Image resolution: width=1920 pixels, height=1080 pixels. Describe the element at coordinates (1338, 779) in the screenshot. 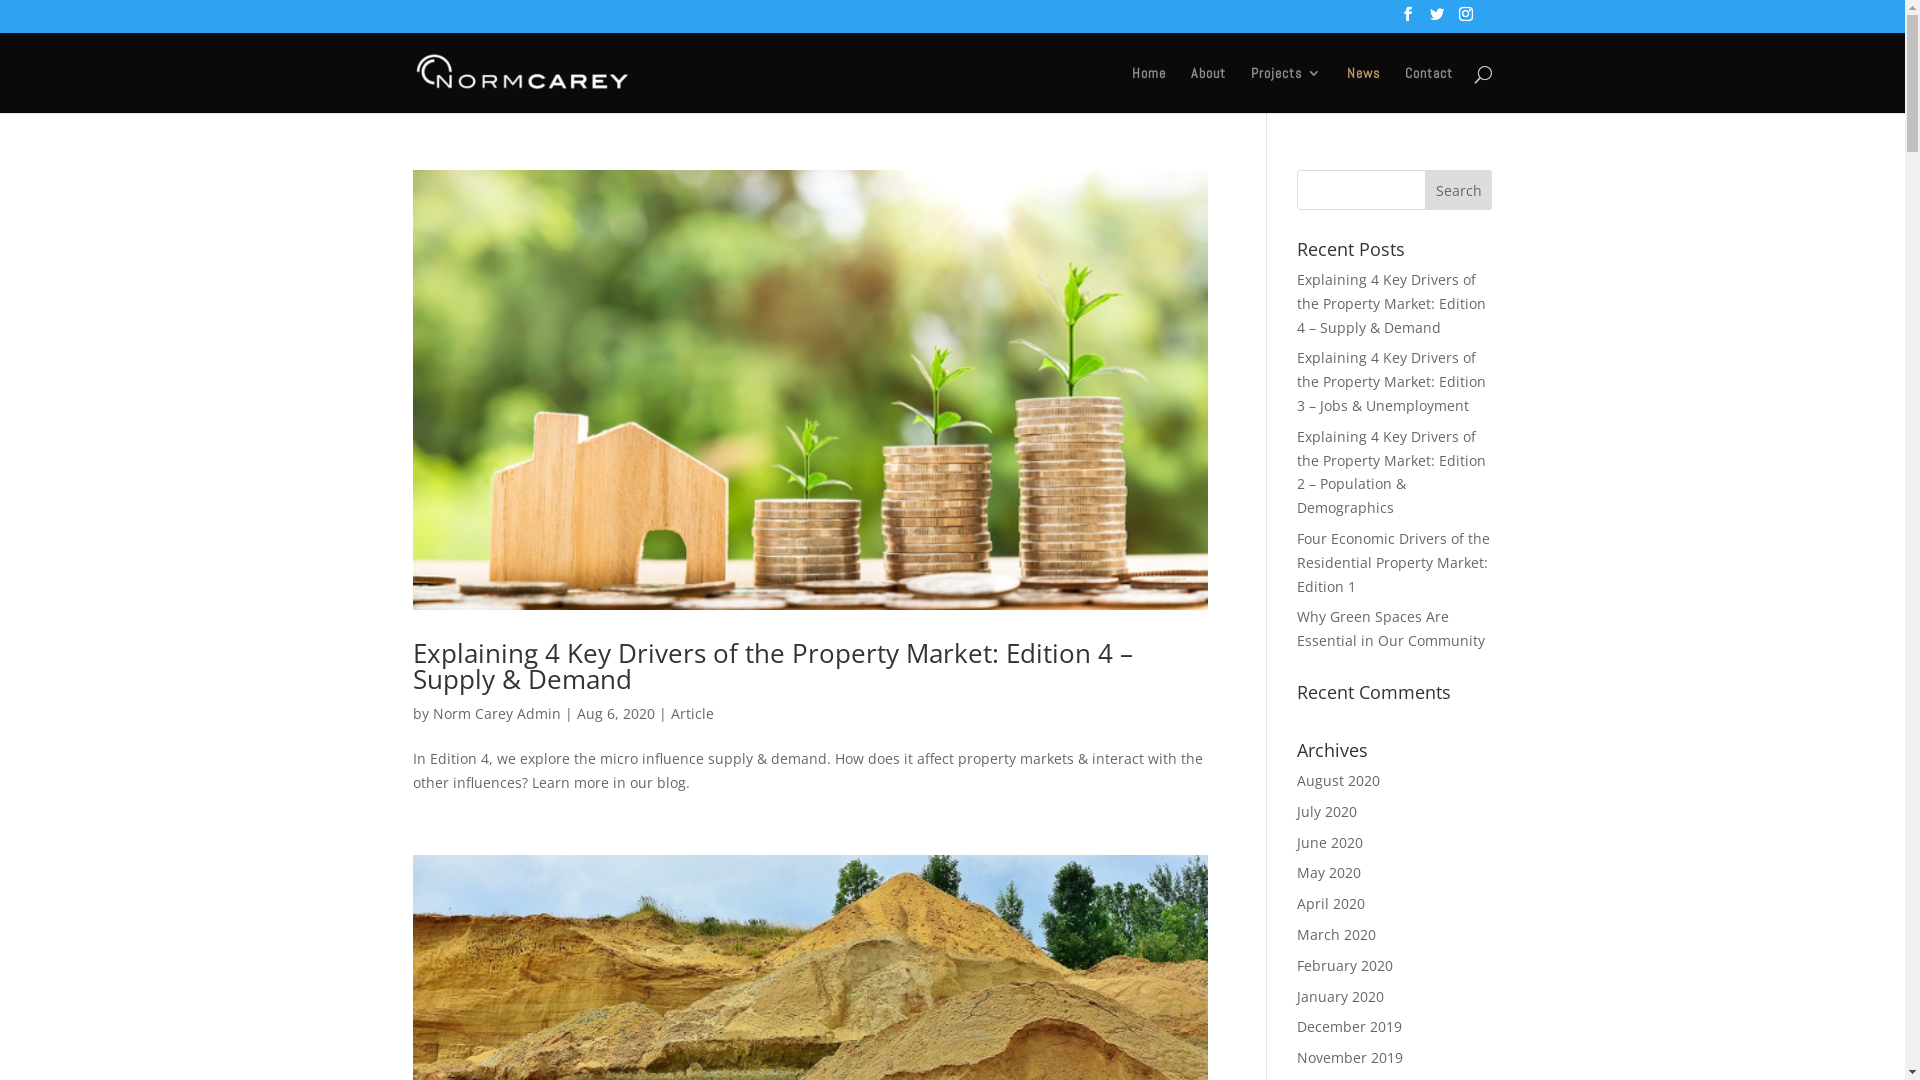

I see `'August 2020'` at that location.